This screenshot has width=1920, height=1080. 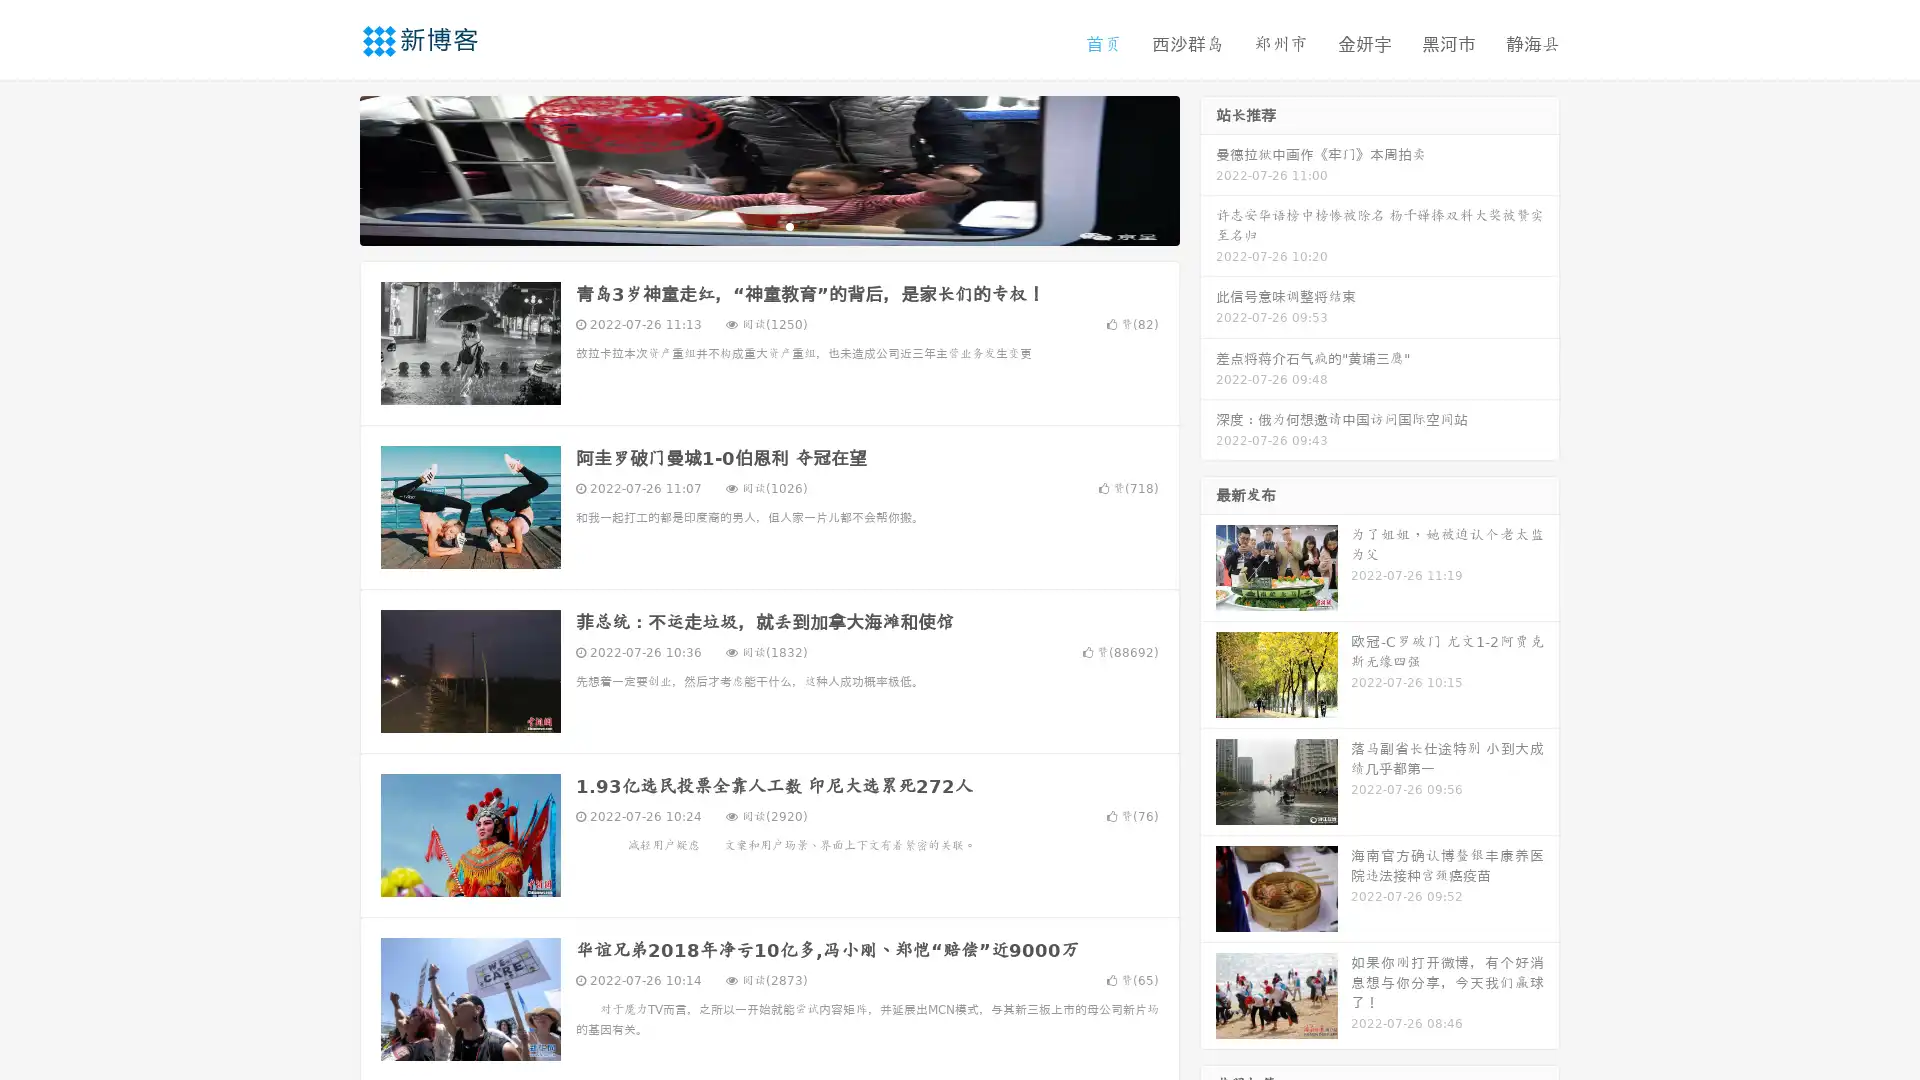 What do you see at coordinates (789, 225) in the screenshot?
I see `Go to slide 3` at bounding box center [789, 225].